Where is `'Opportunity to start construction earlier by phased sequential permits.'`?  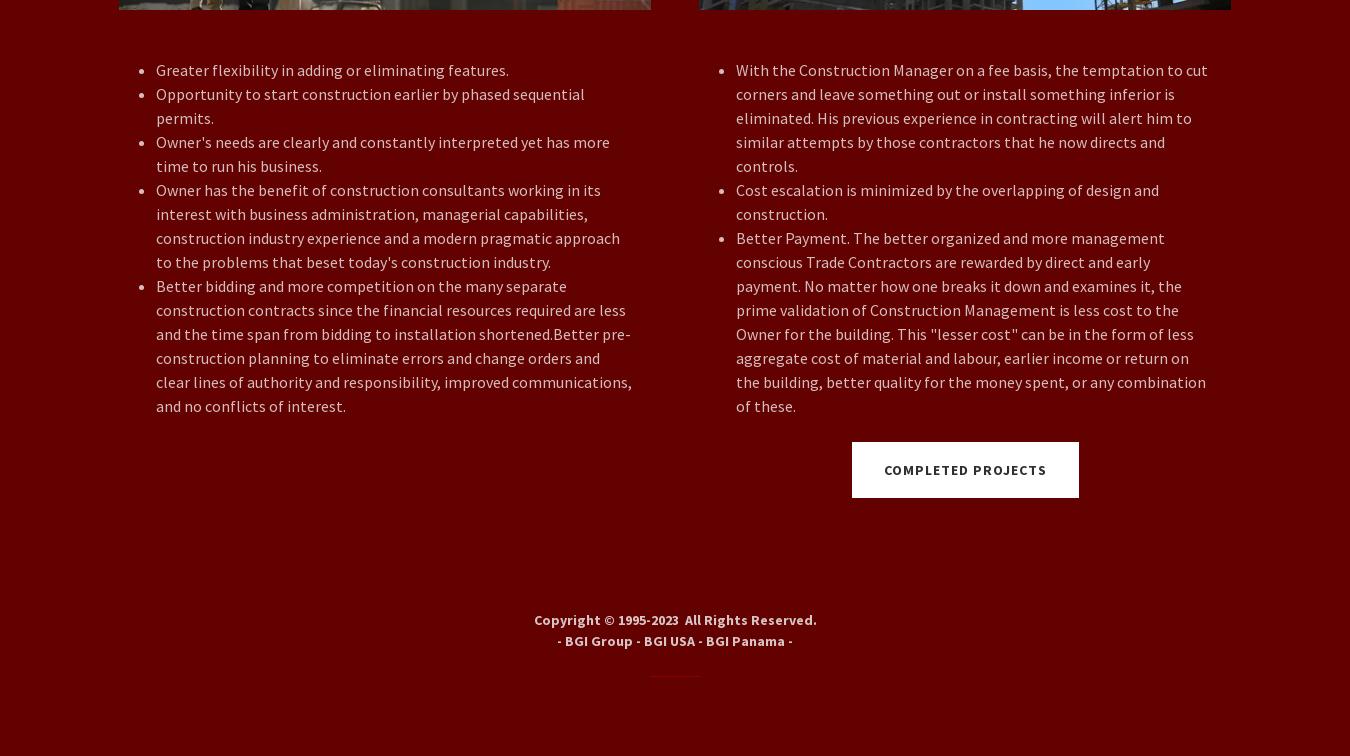 'Opportunity to start construction earlier by phased sequential permits.' is located at coordinates (369, 105).